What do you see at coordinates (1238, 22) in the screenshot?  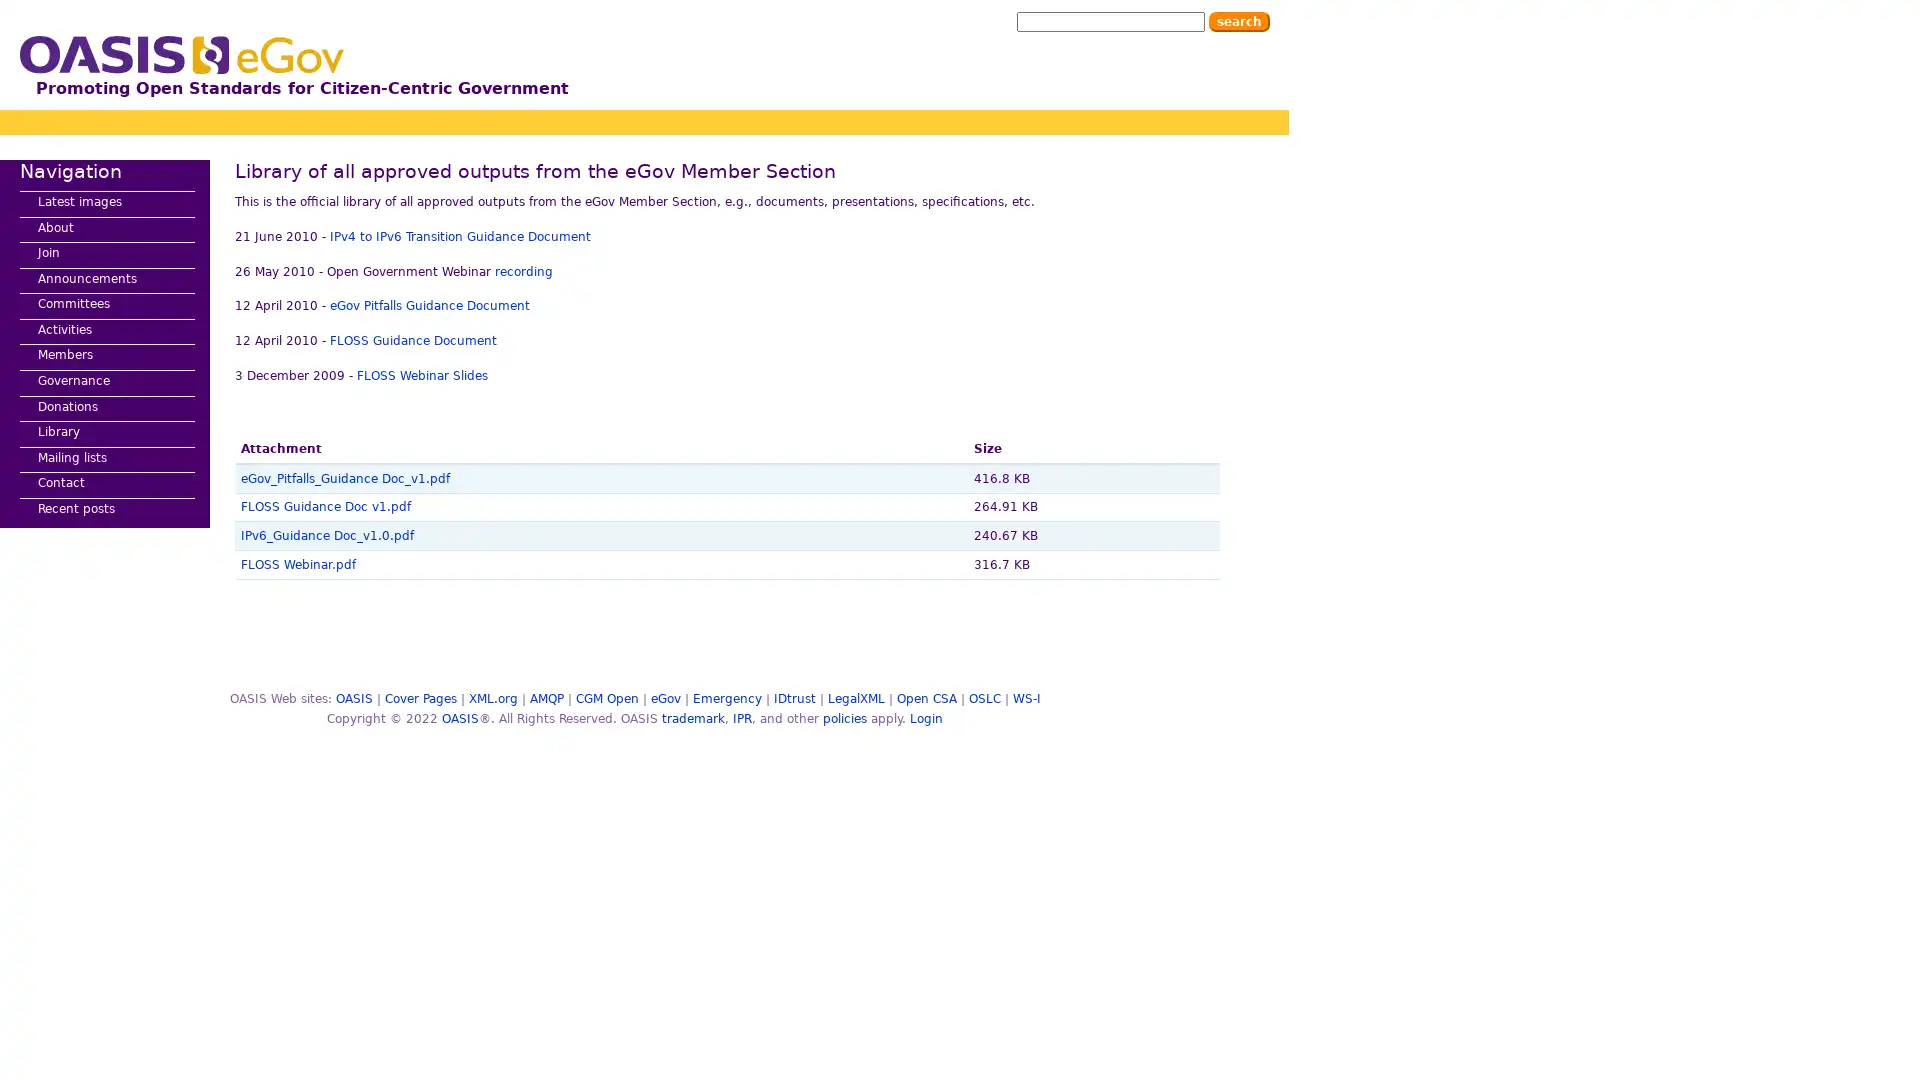 I see `Search` at bounding box center [1238, 22].